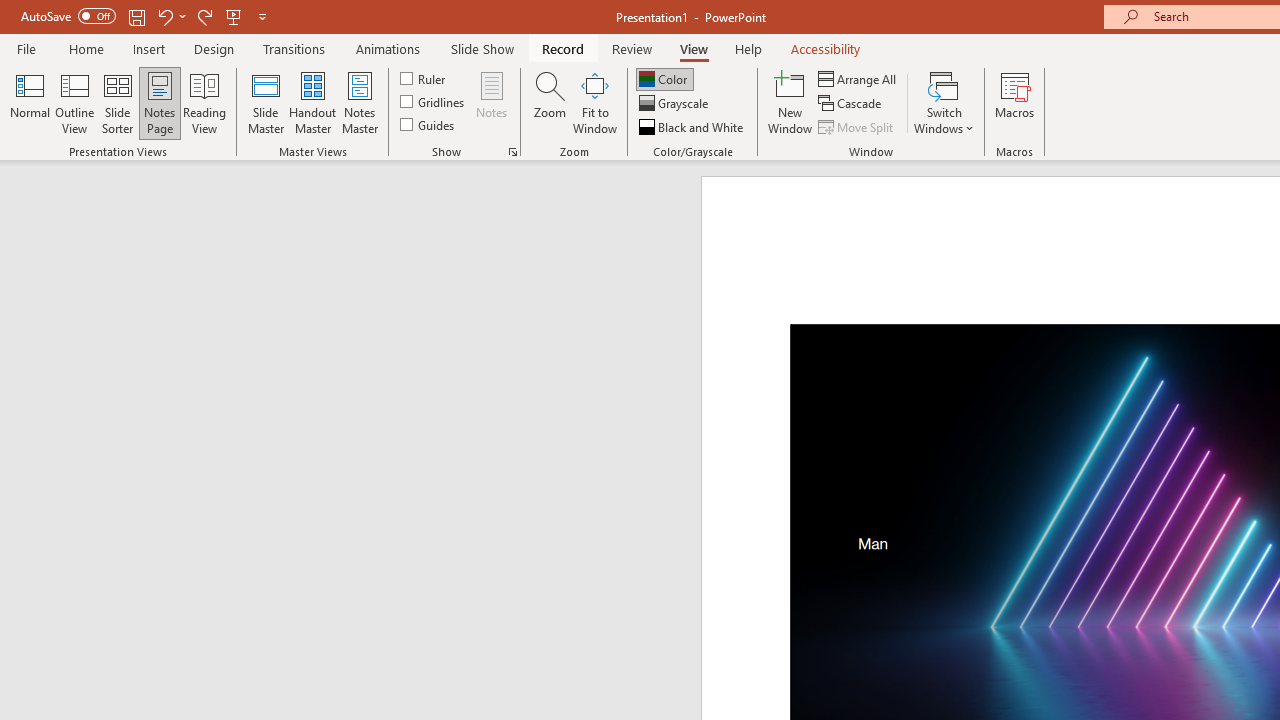  I want to click on 'Slide Master', so click(264, 103).